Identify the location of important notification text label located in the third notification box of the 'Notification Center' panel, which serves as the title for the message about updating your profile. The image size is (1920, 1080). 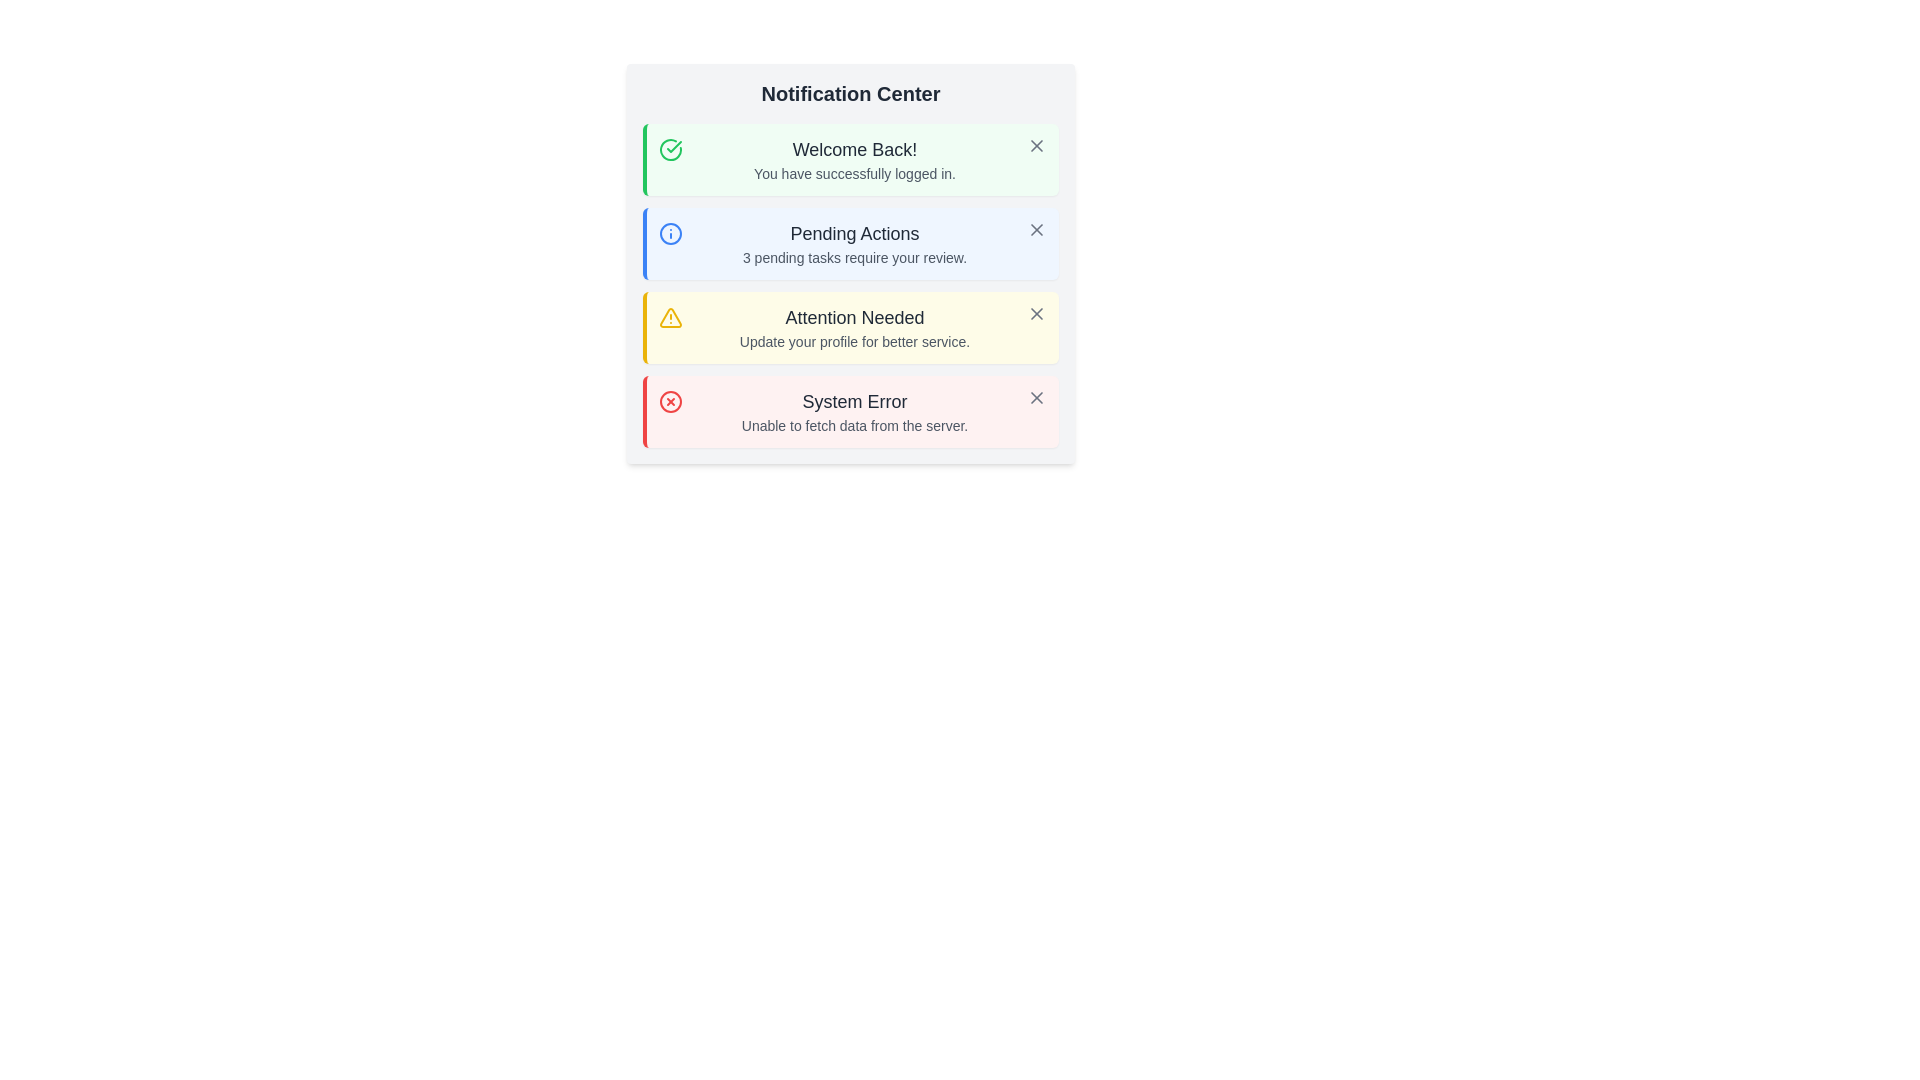
(854, 316).